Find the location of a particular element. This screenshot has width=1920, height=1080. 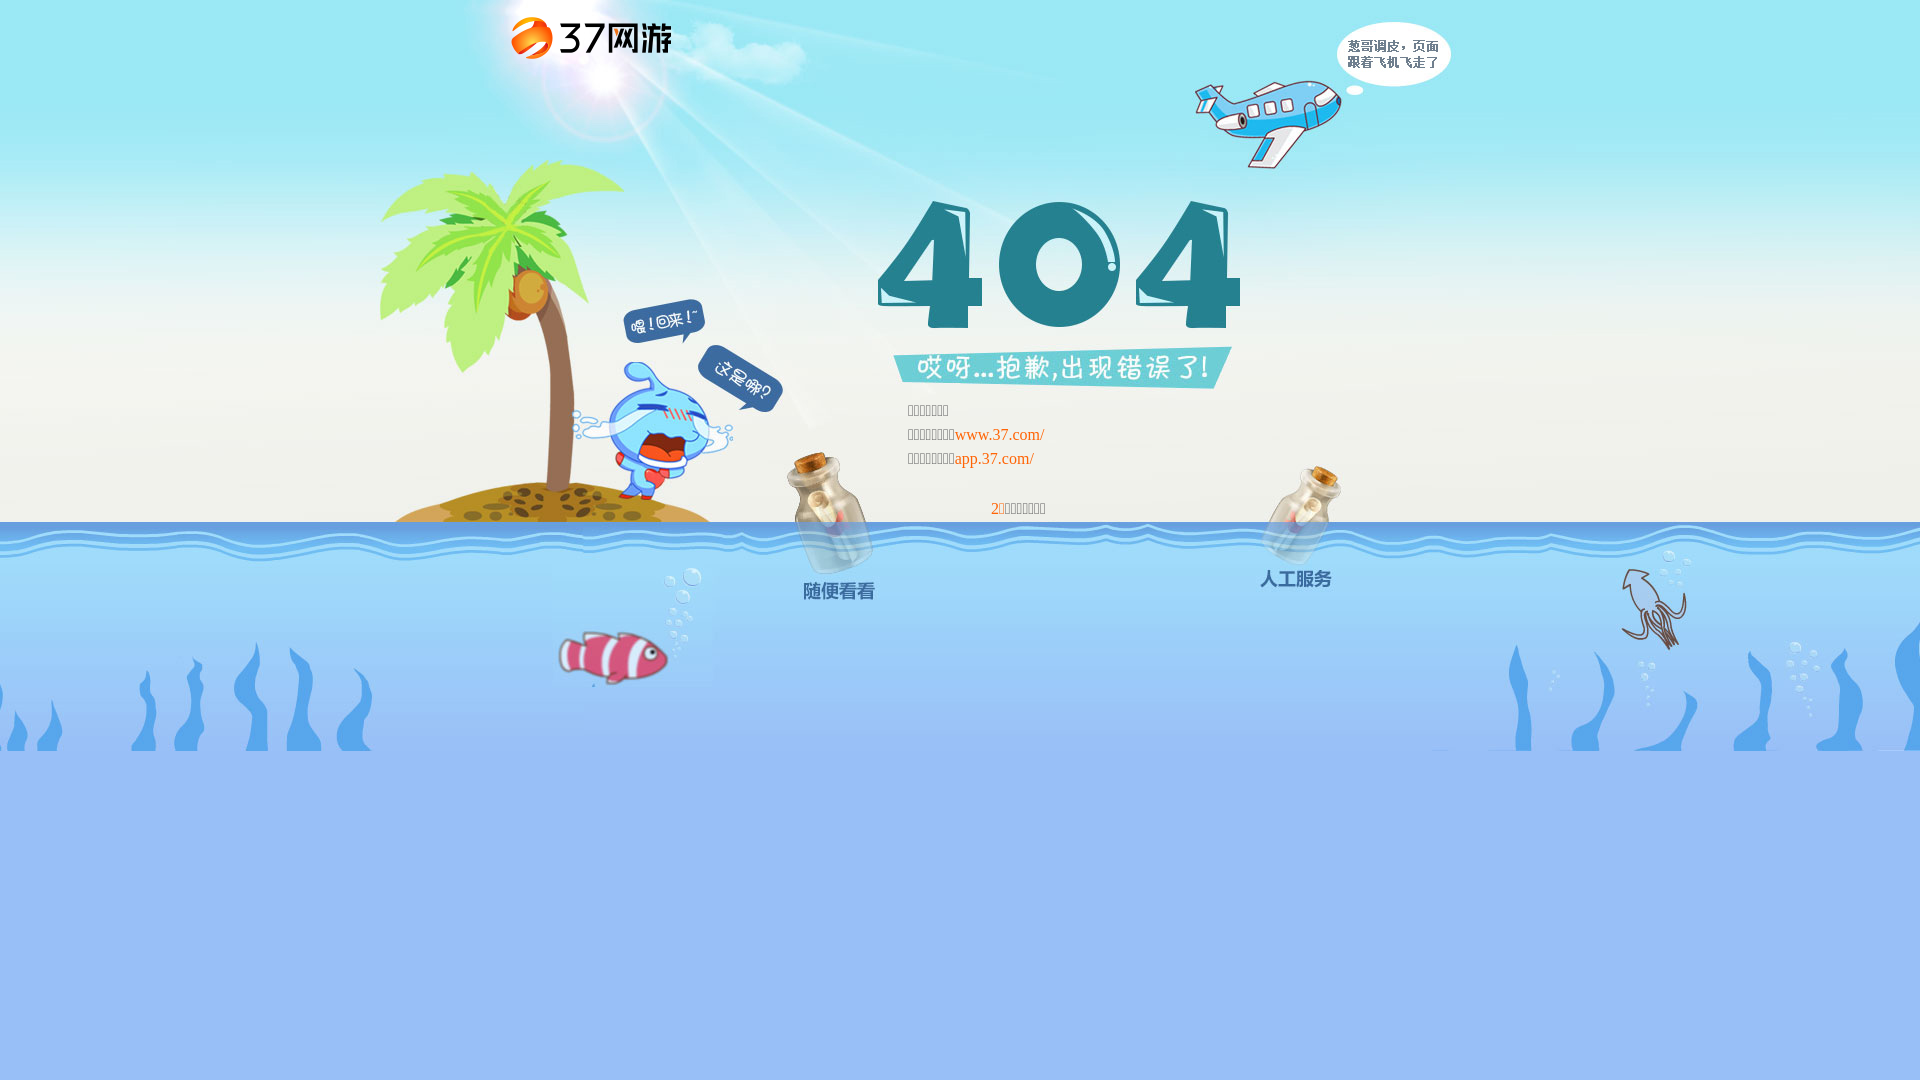

'www.37.com/' is located at coordinates (999, 433).